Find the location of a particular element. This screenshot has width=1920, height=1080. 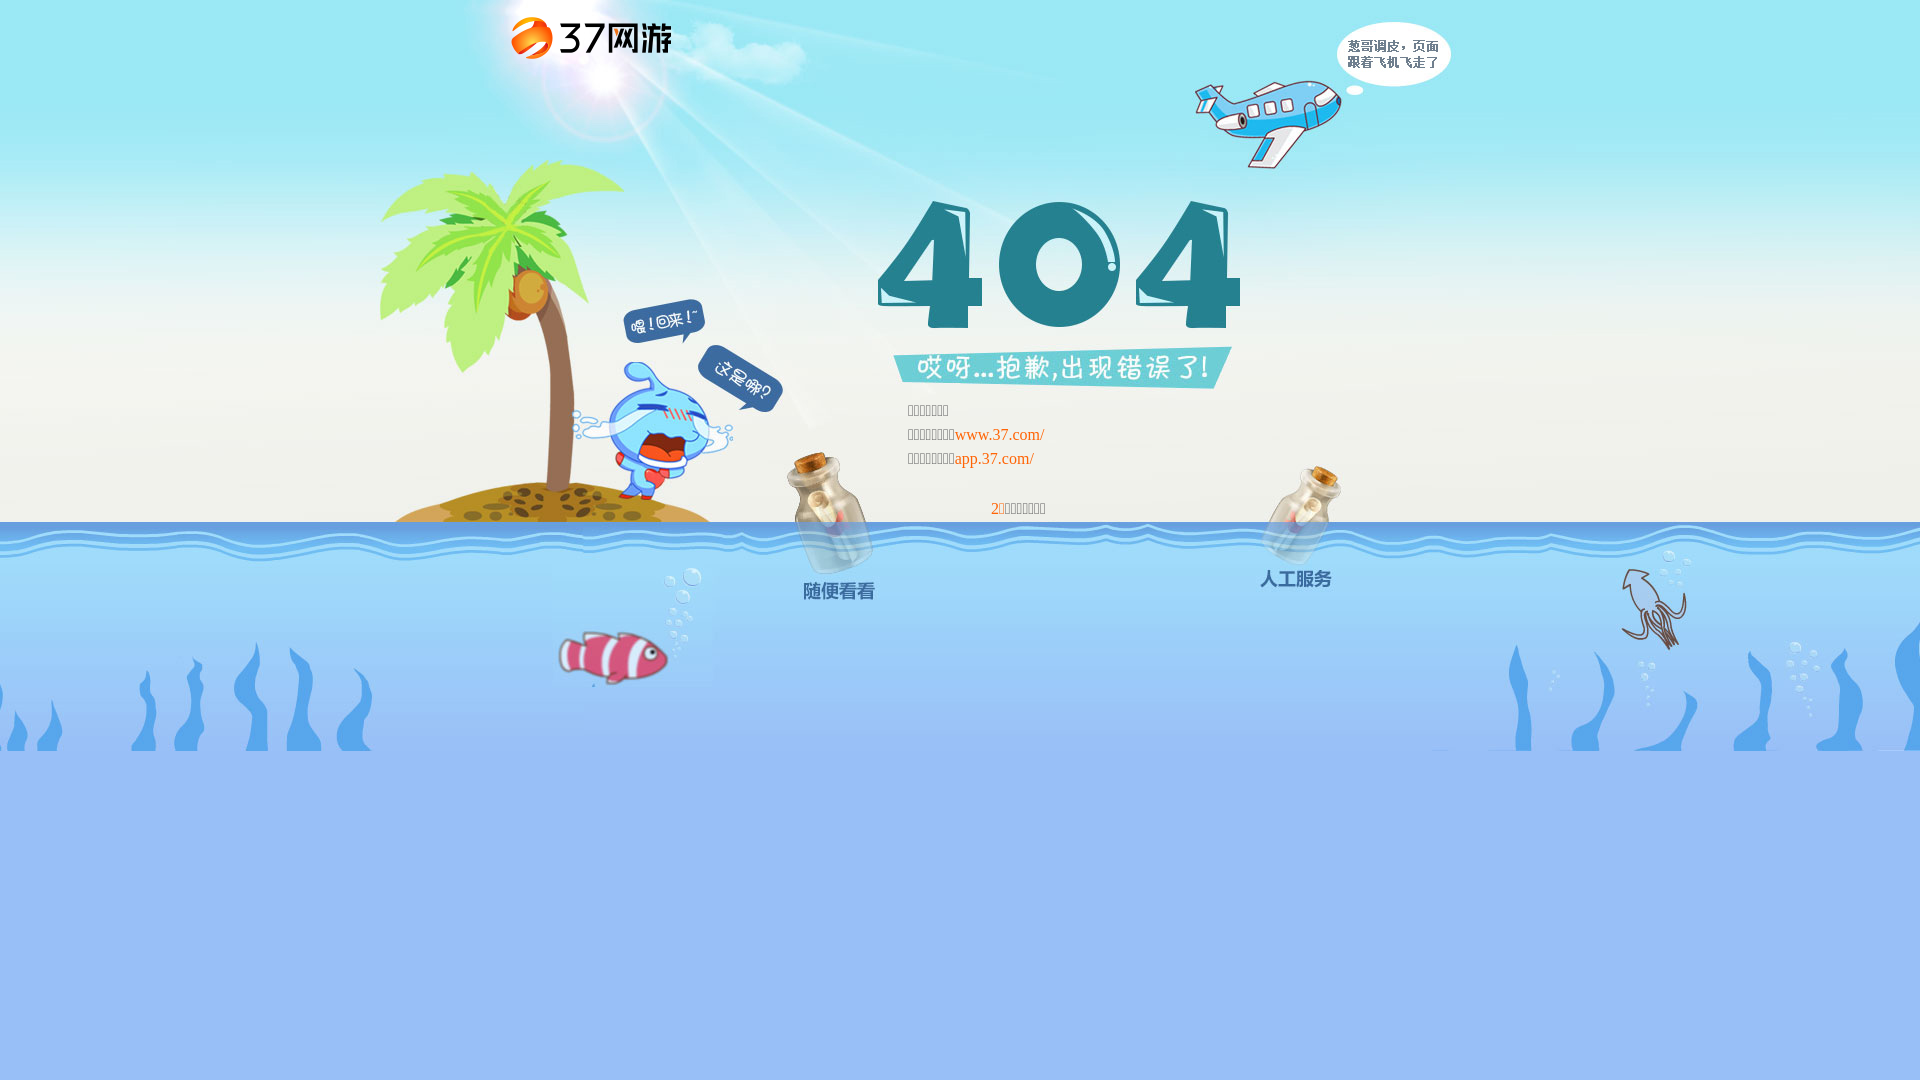

'www.37.com/' is located at coordinates (999, 433).